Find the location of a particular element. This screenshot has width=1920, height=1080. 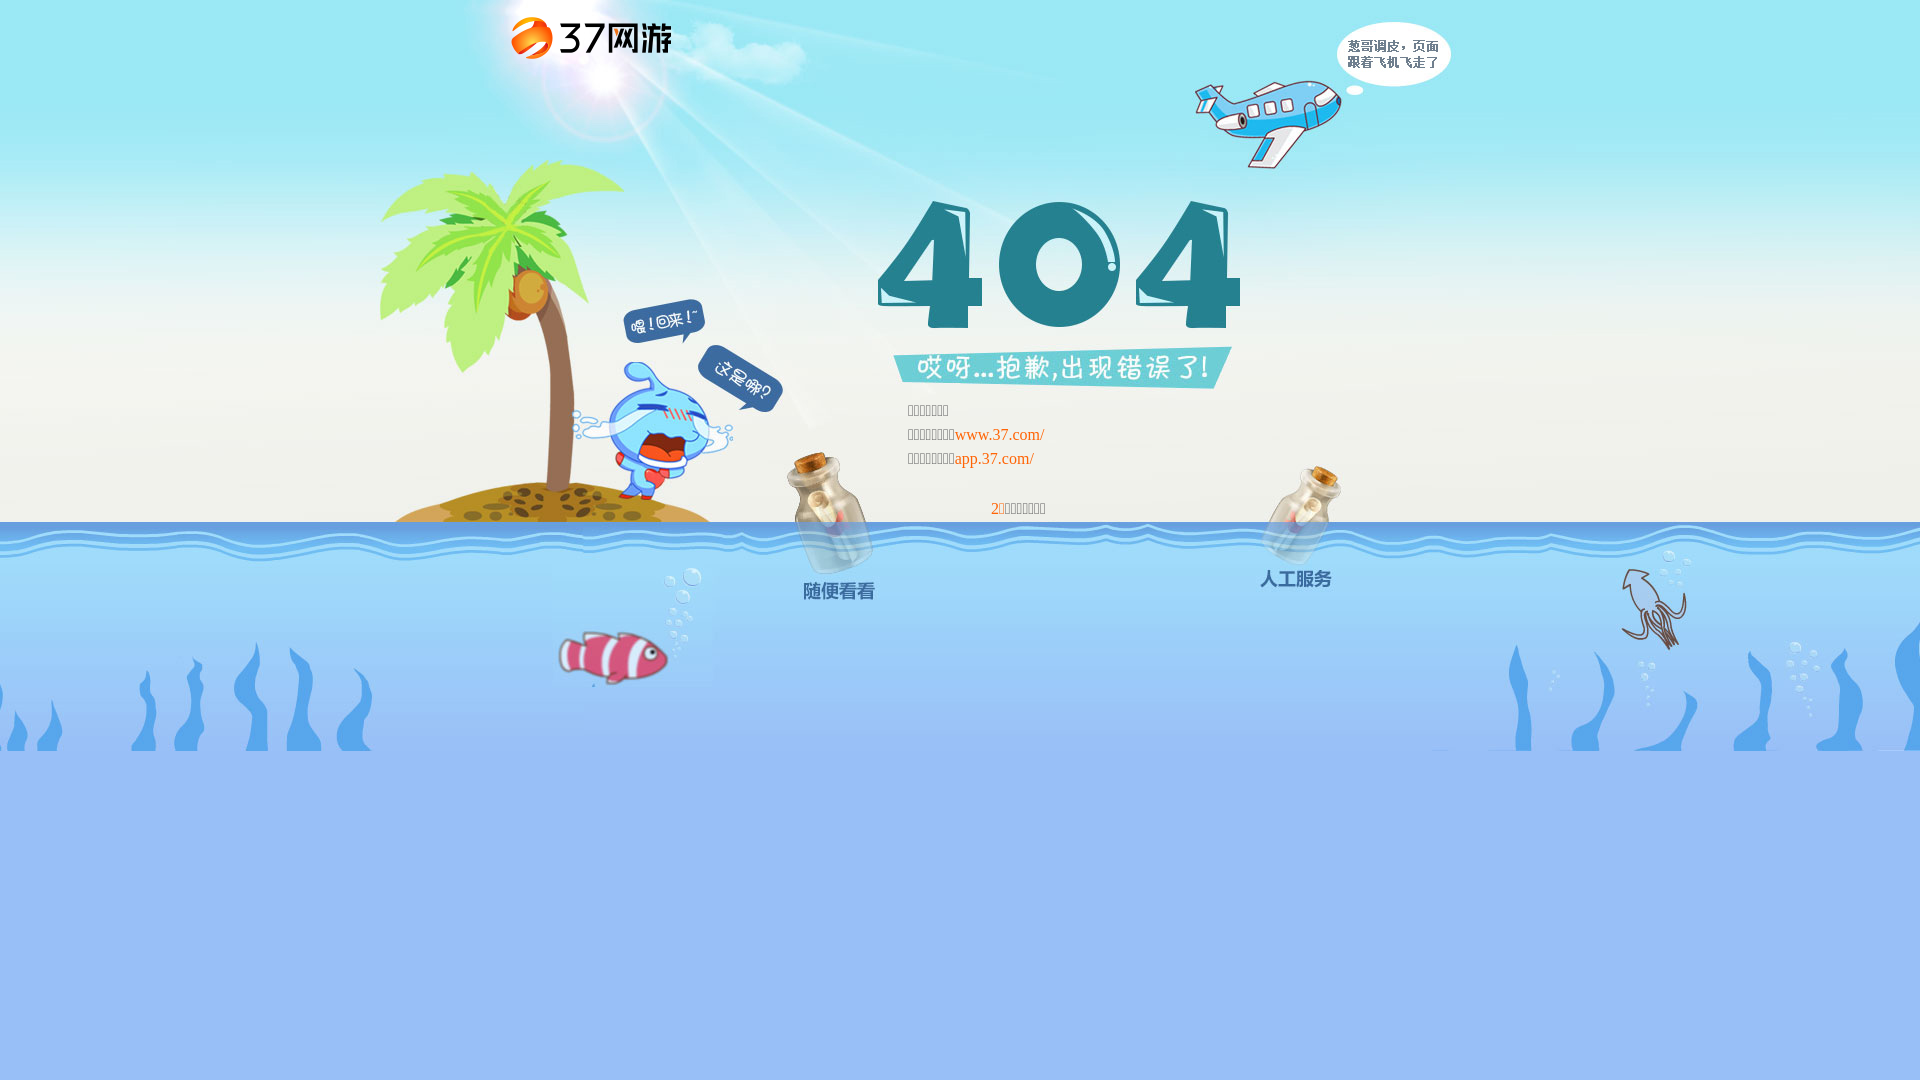

'www.37.com/' is located at coordinates (999, 433).